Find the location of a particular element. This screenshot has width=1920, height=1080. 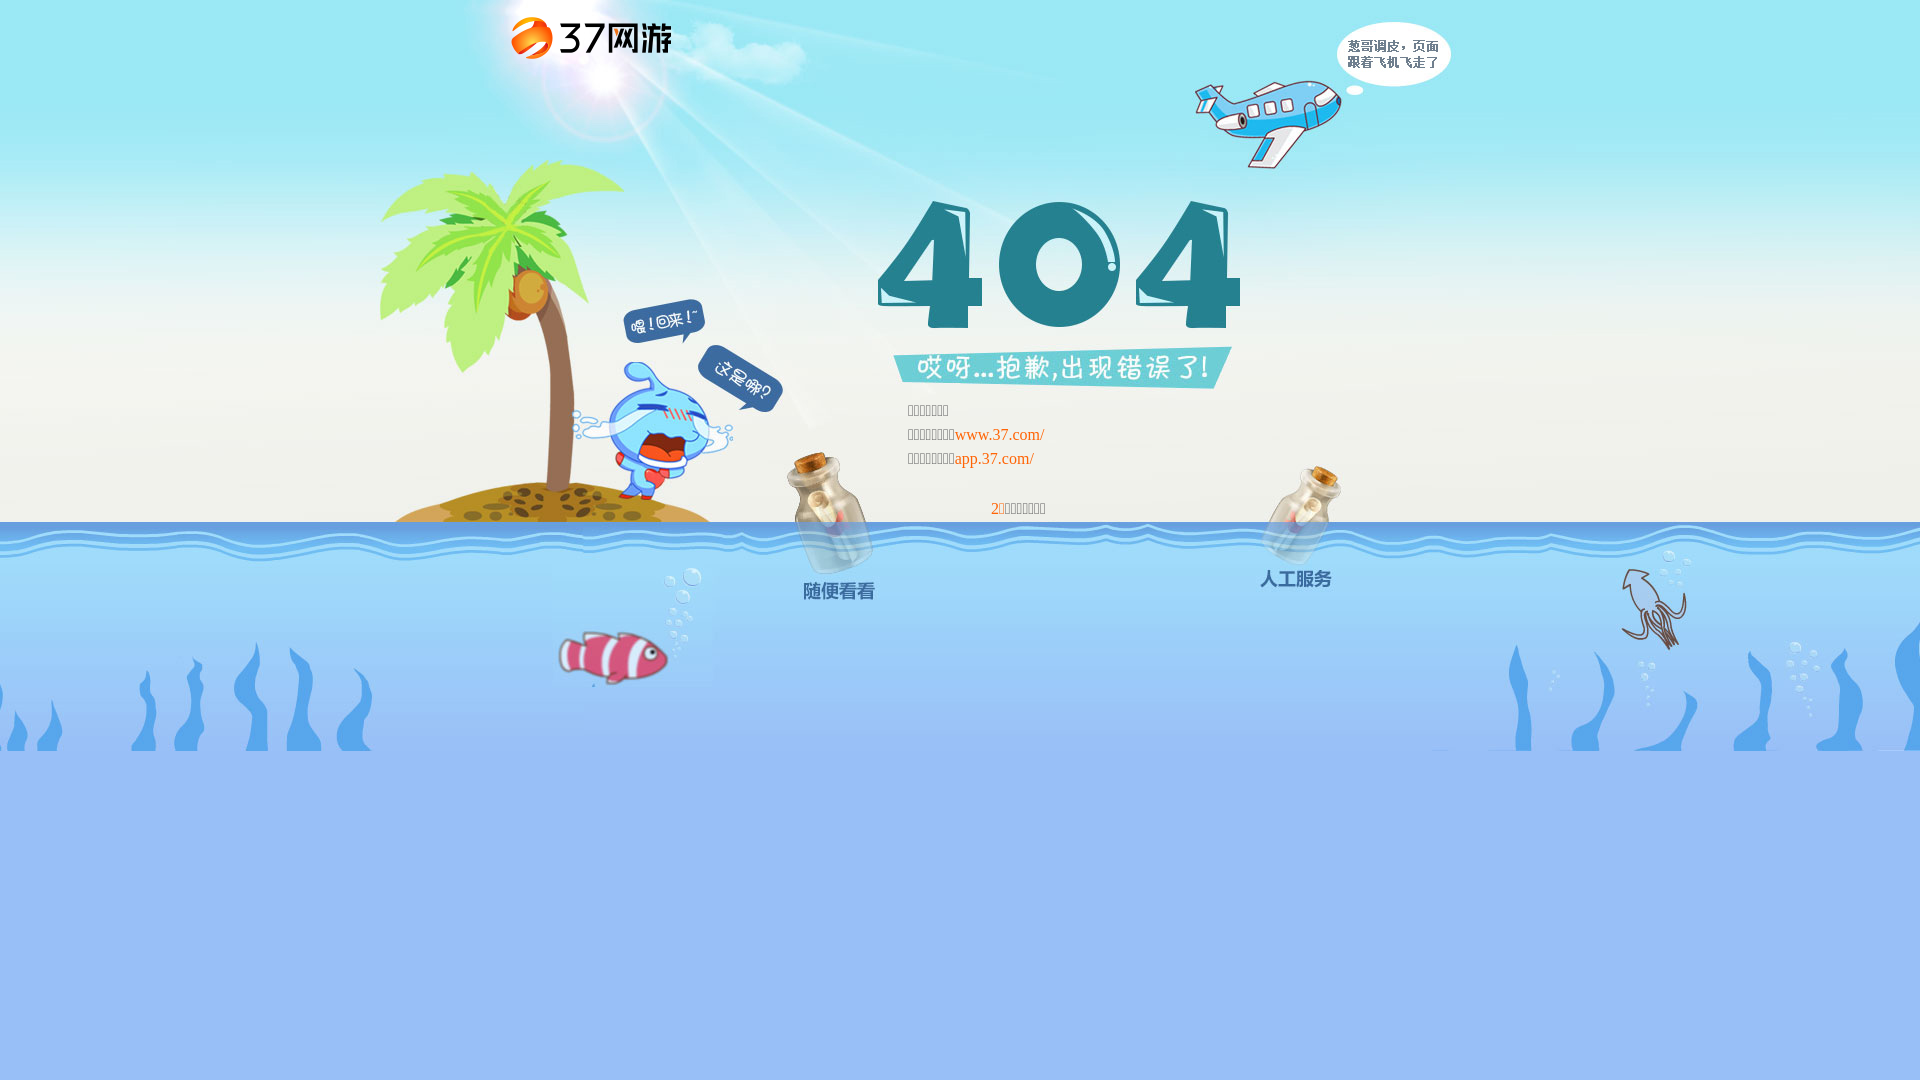

'www.37.com/' is located at coordinates (999, 433).